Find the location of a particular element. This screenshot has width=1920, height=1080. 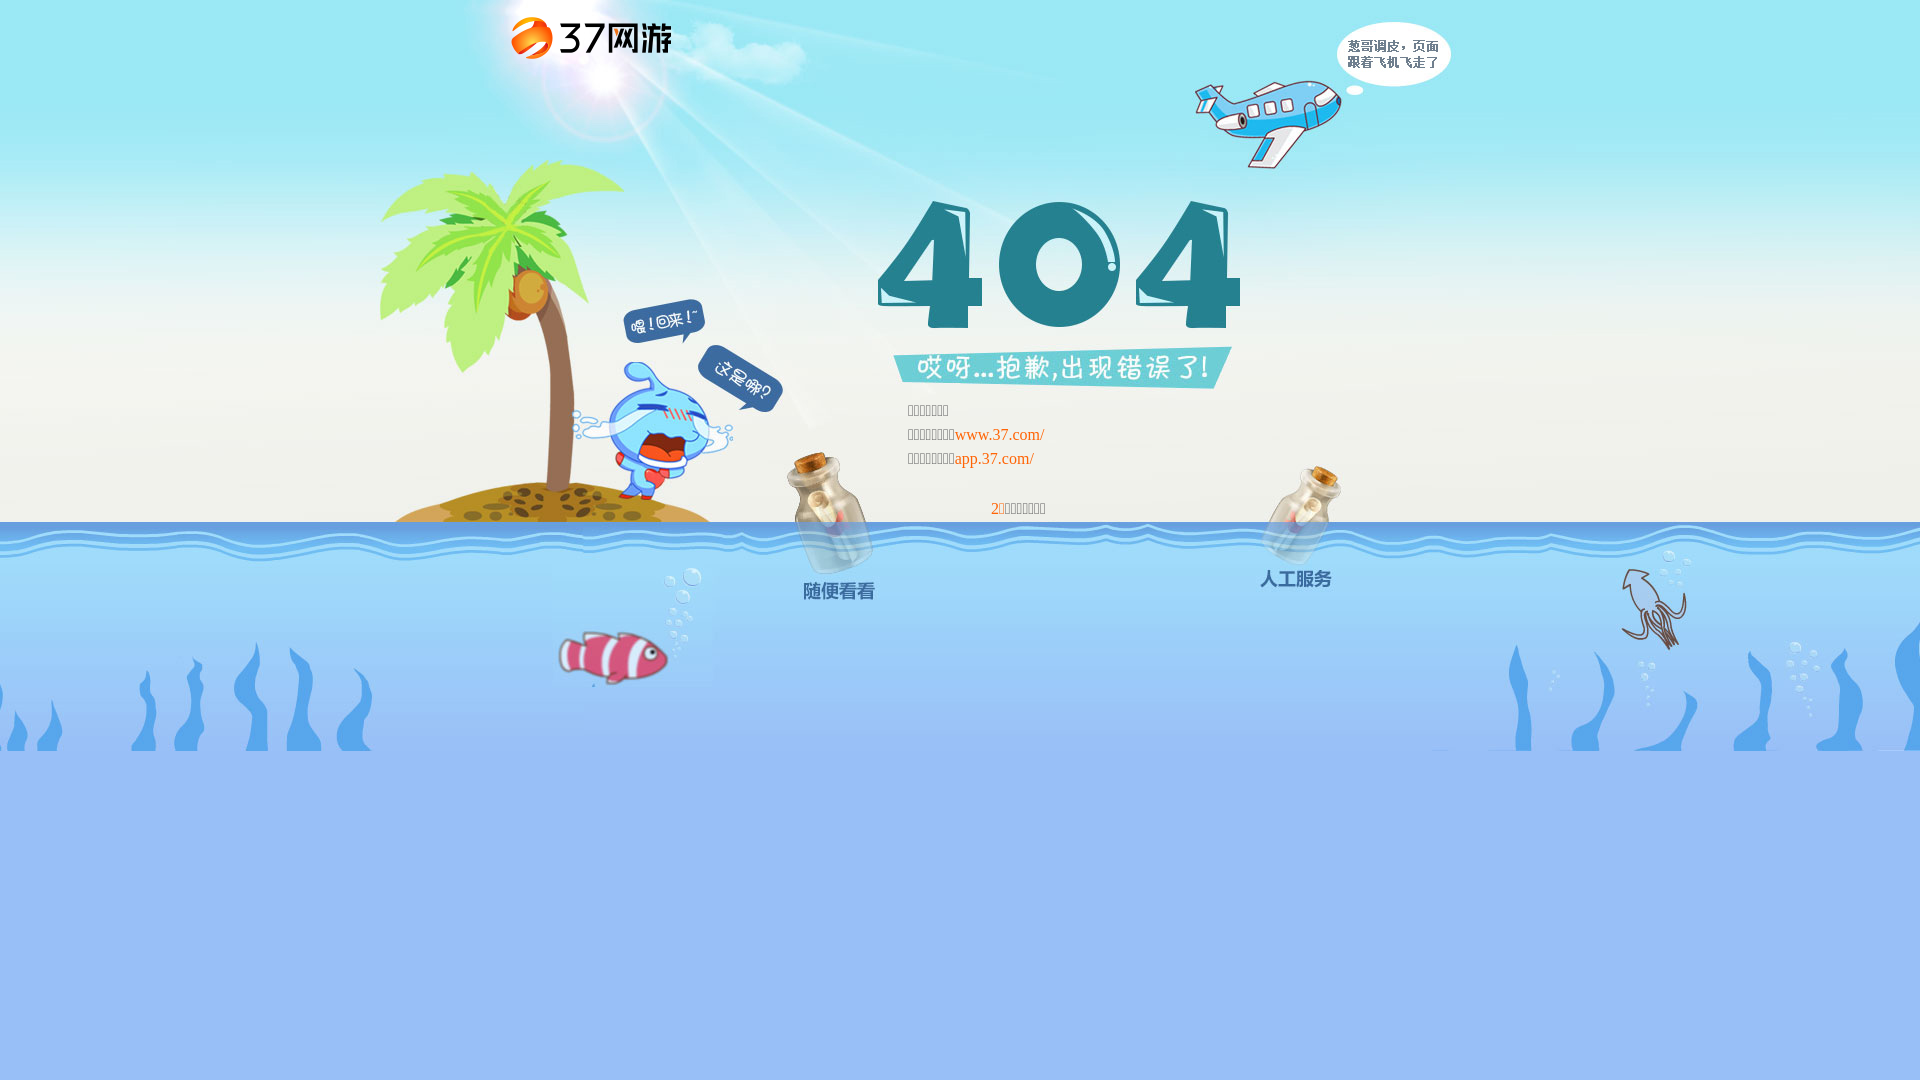

'www.37.com/' is located at coordinates (999, 433).